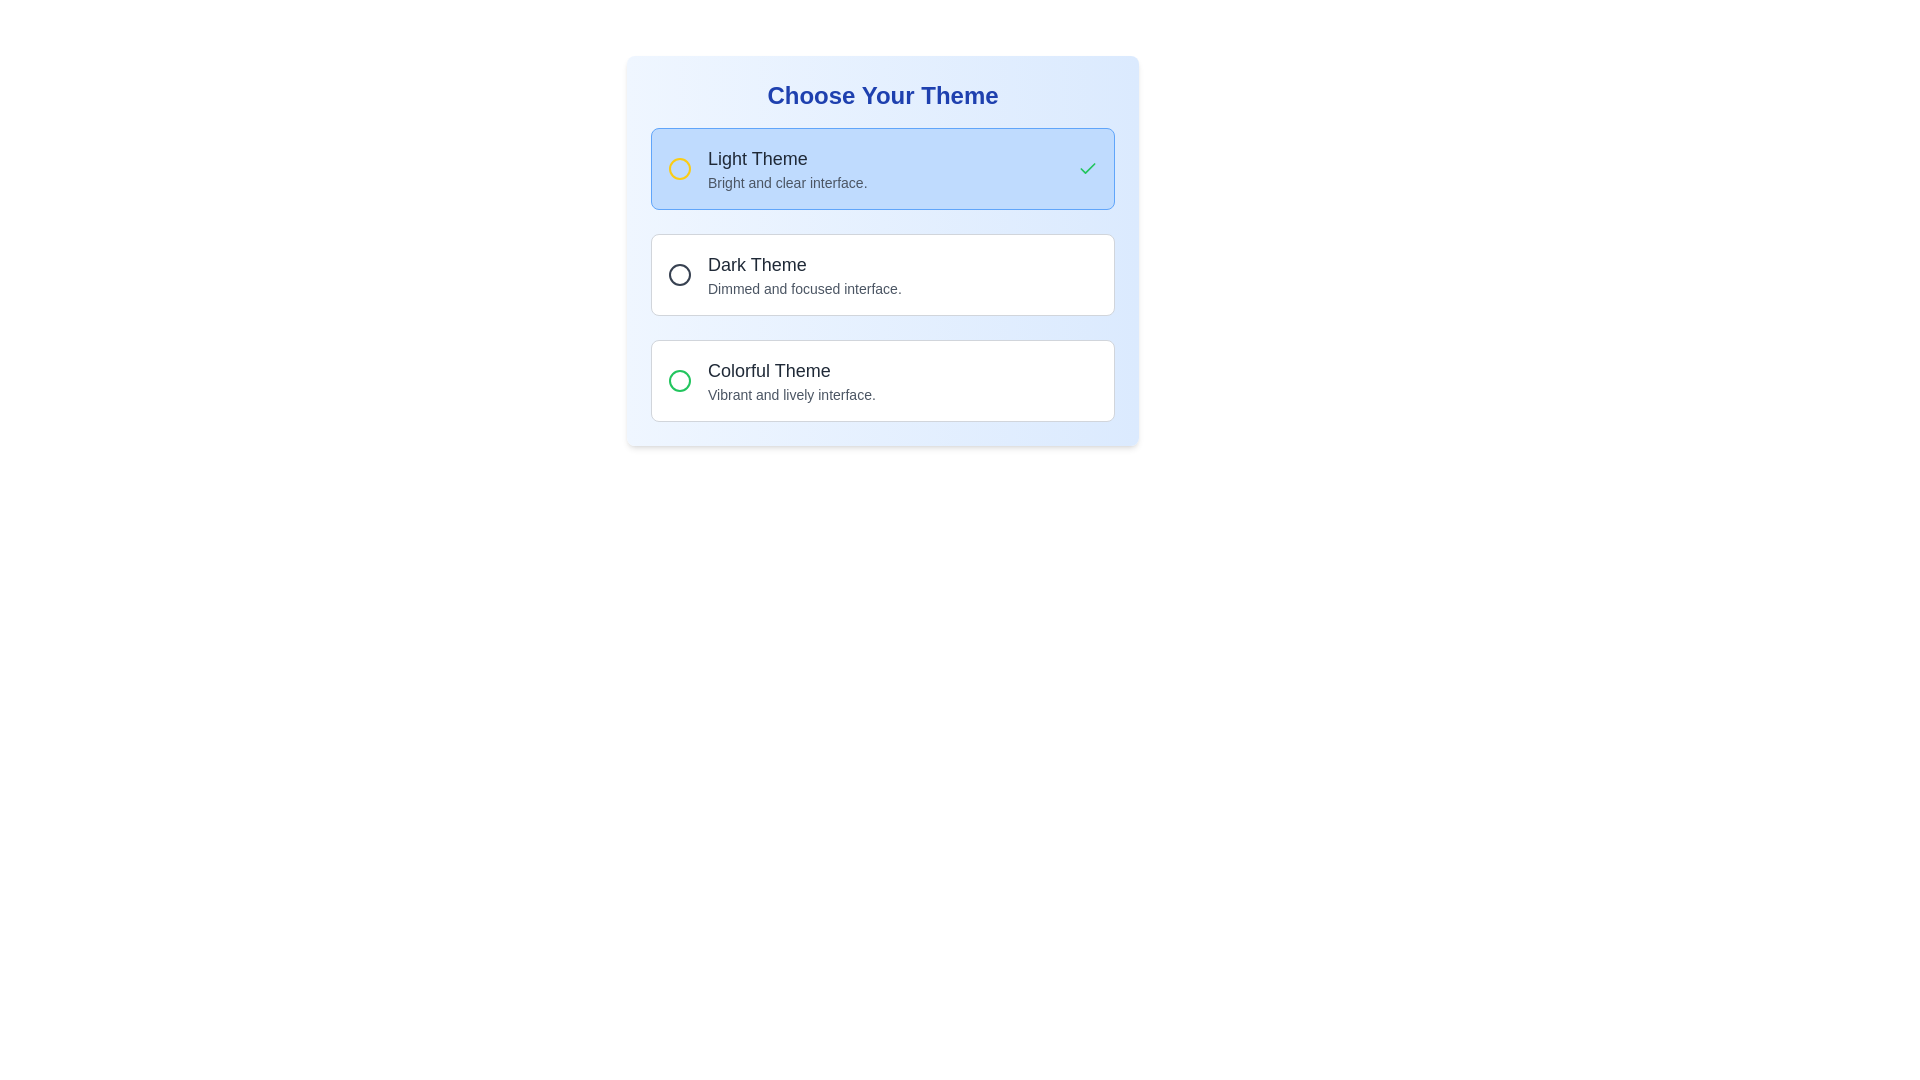  I want to click on the 'Light Theme' text label, which is bold, black, and located under the 'Choose Your Theme' header, positioned above the description 'Bright and clear interface.', so click(786, 157).